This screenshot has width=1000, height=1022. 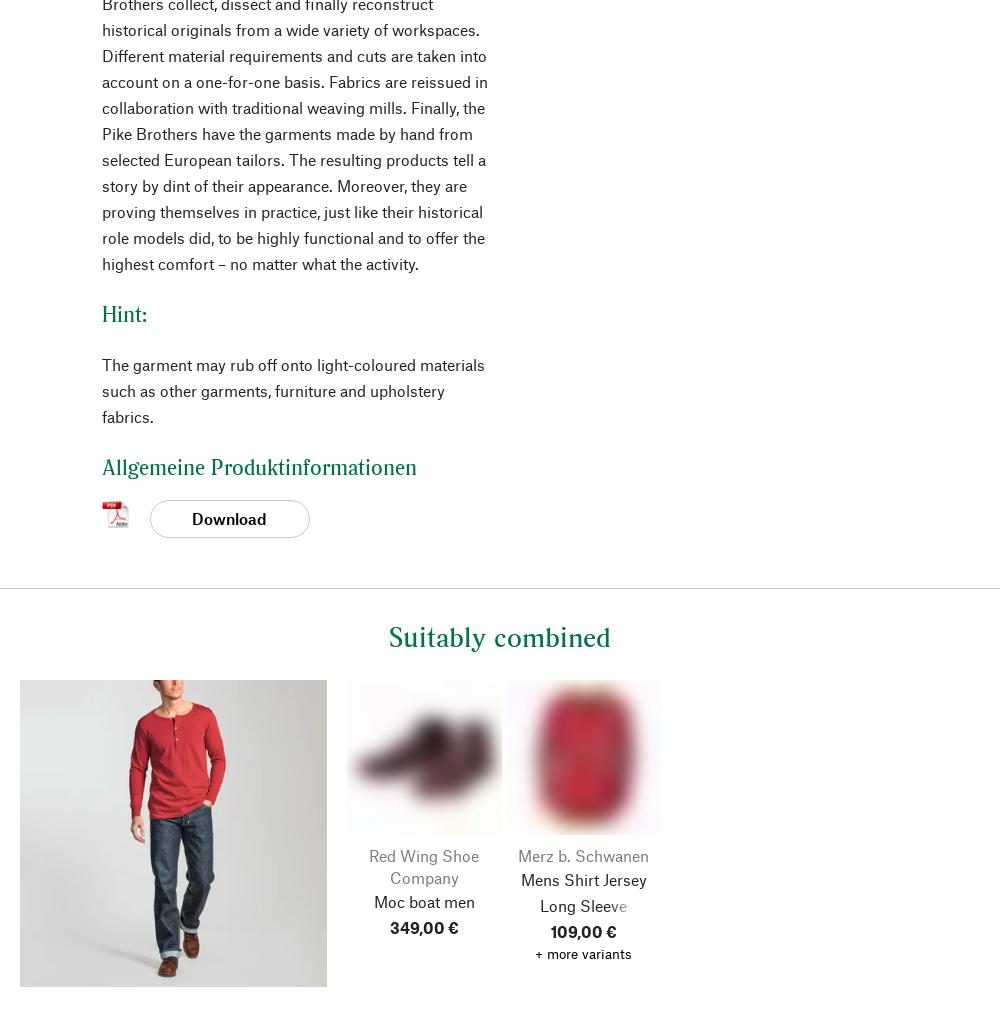 What do you see at coordinates (500, 635) in the screenshot?
I see `'Suitably combined'` at bounding box center [500, 635].